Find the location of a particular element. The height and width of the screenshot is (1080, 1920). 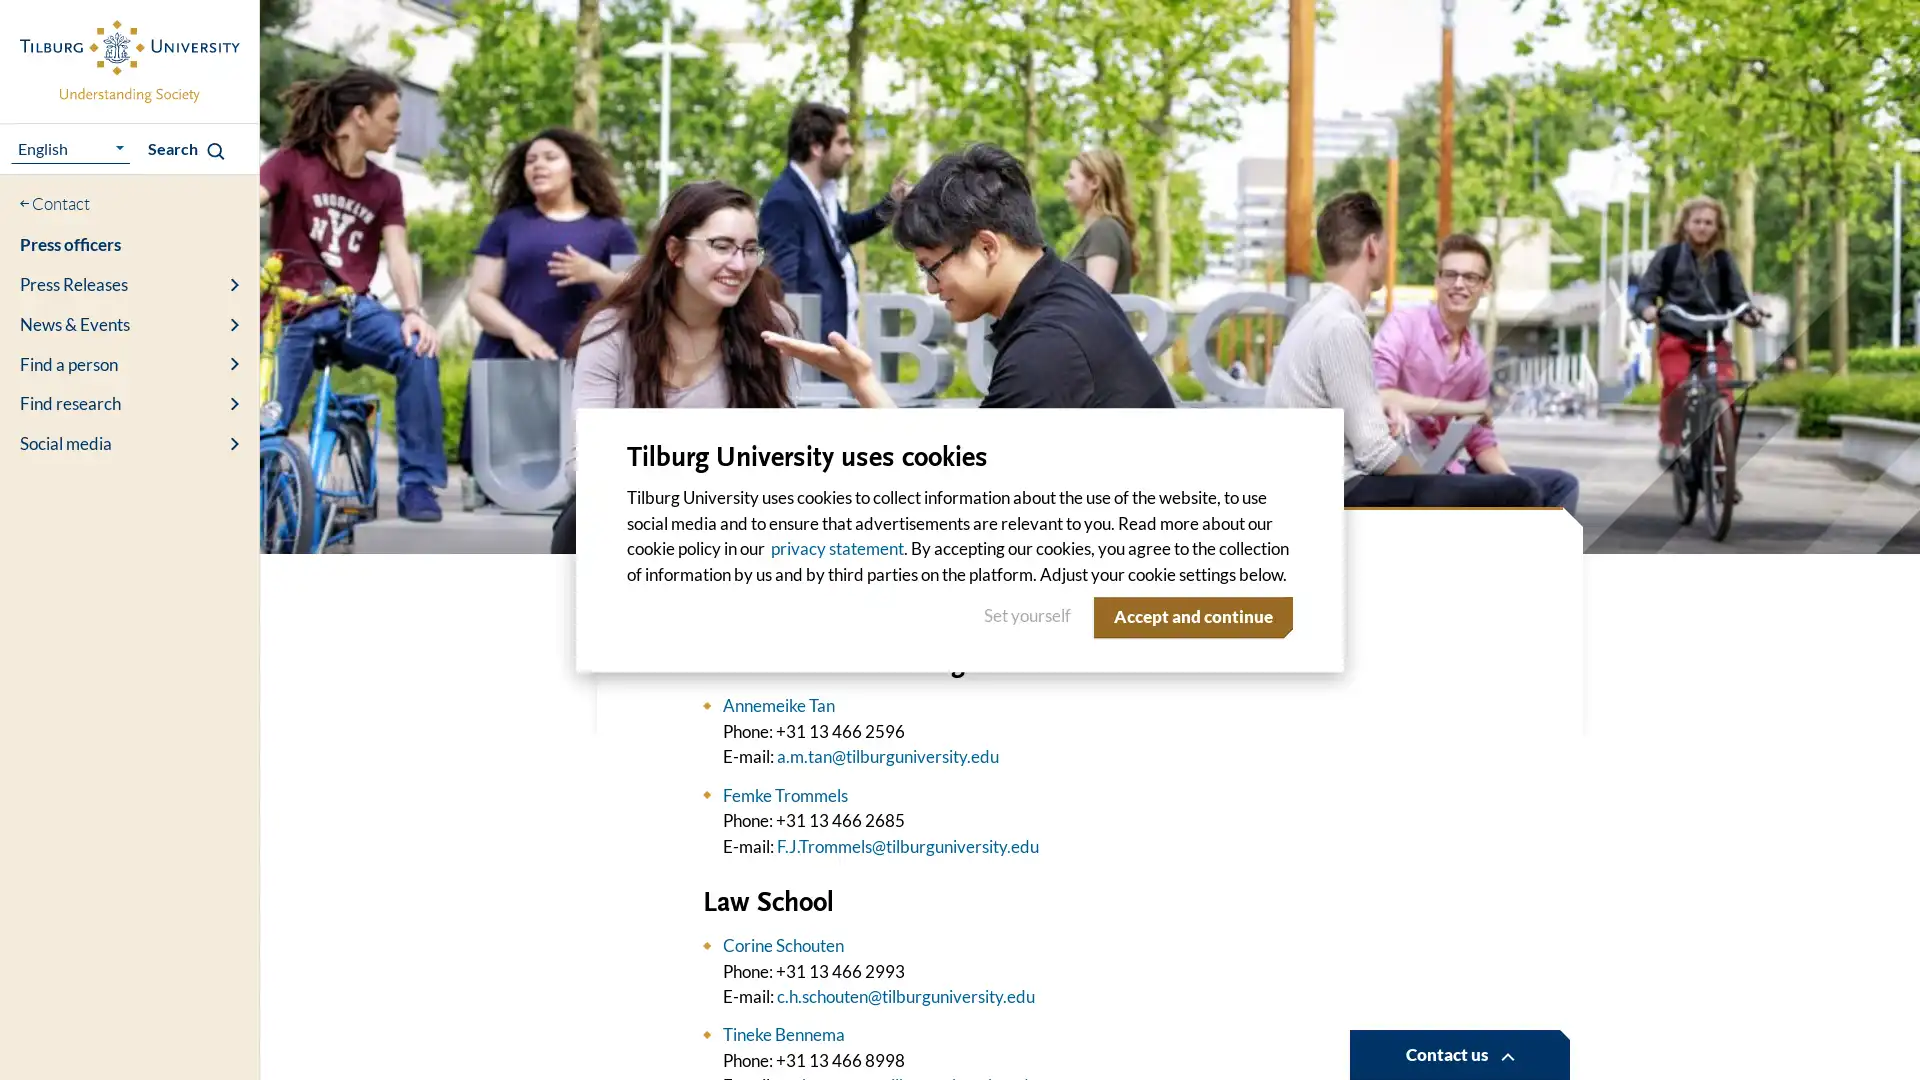

Accept and continue is located at coordinates (1189, 616).